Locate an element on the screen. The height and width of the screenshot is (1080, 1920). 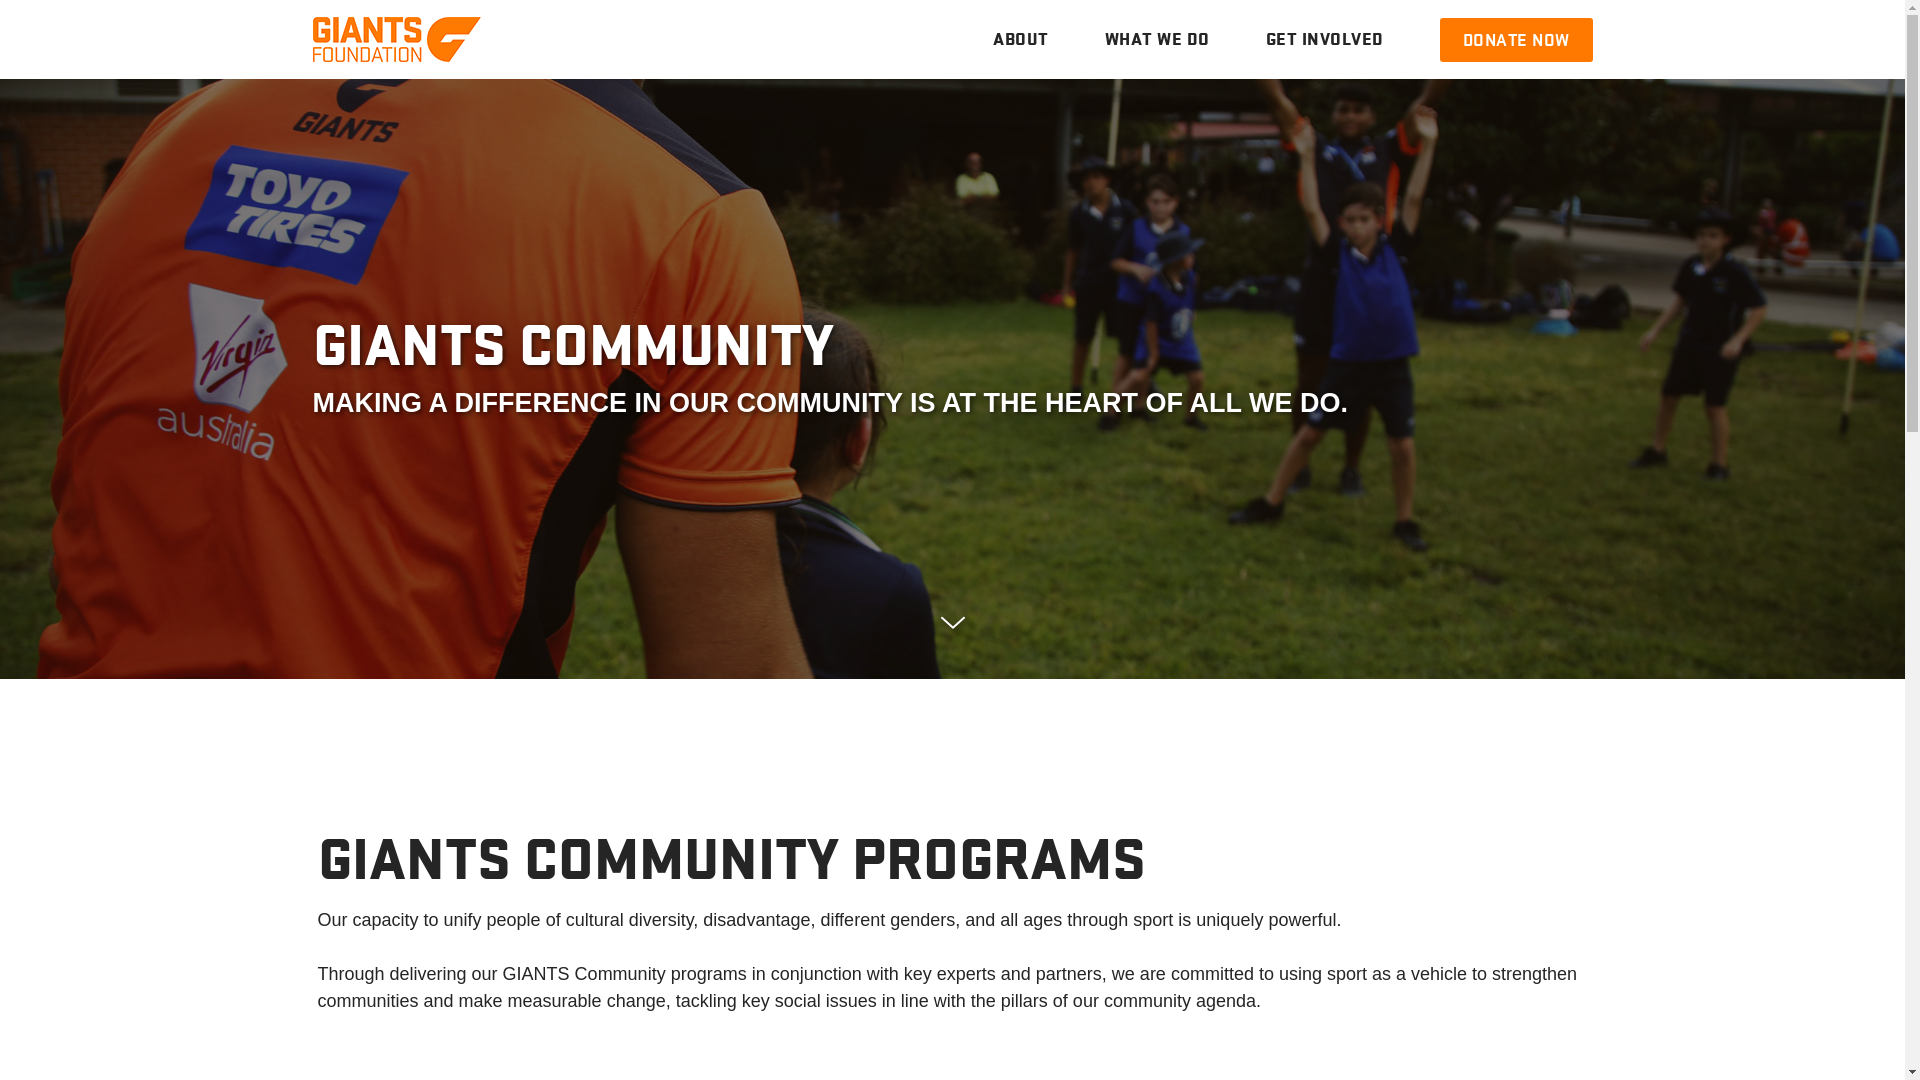
'ABOUT' is located at coordinates (1021, 39).